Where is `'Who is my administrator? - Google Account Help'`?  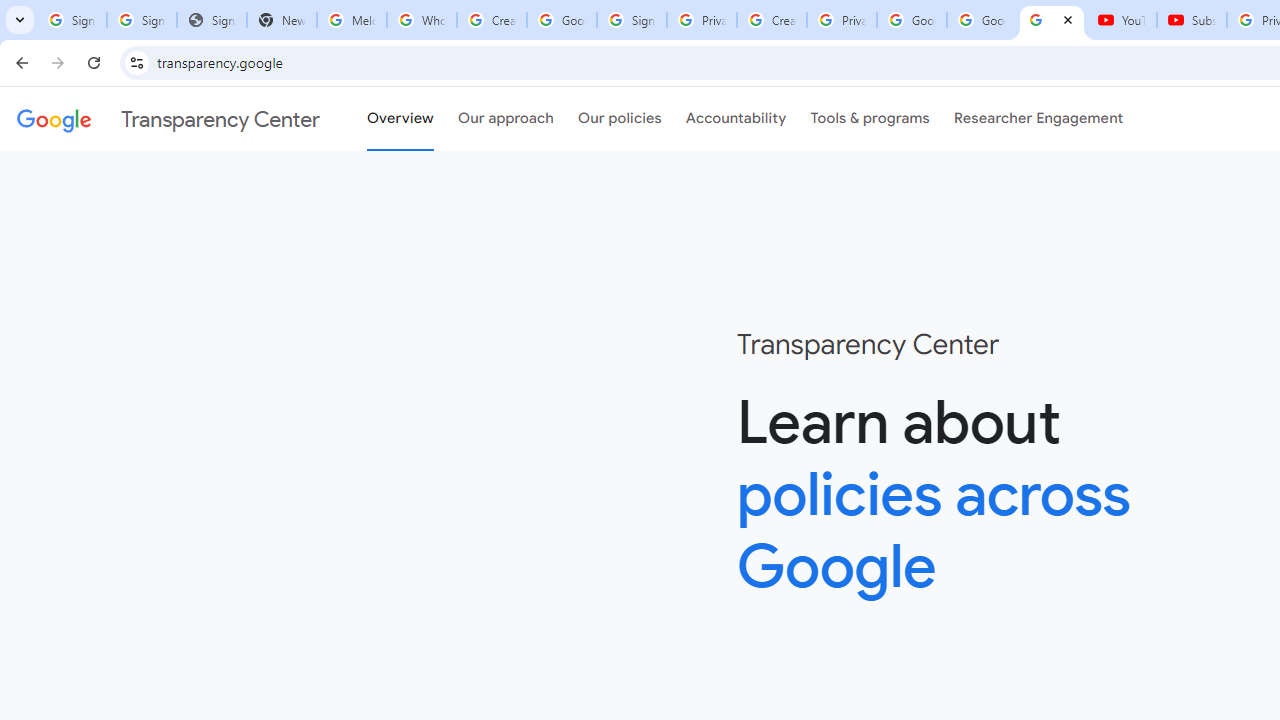
'Who is my administrator? - Google Account Help' is located at coordinates (420, 20).